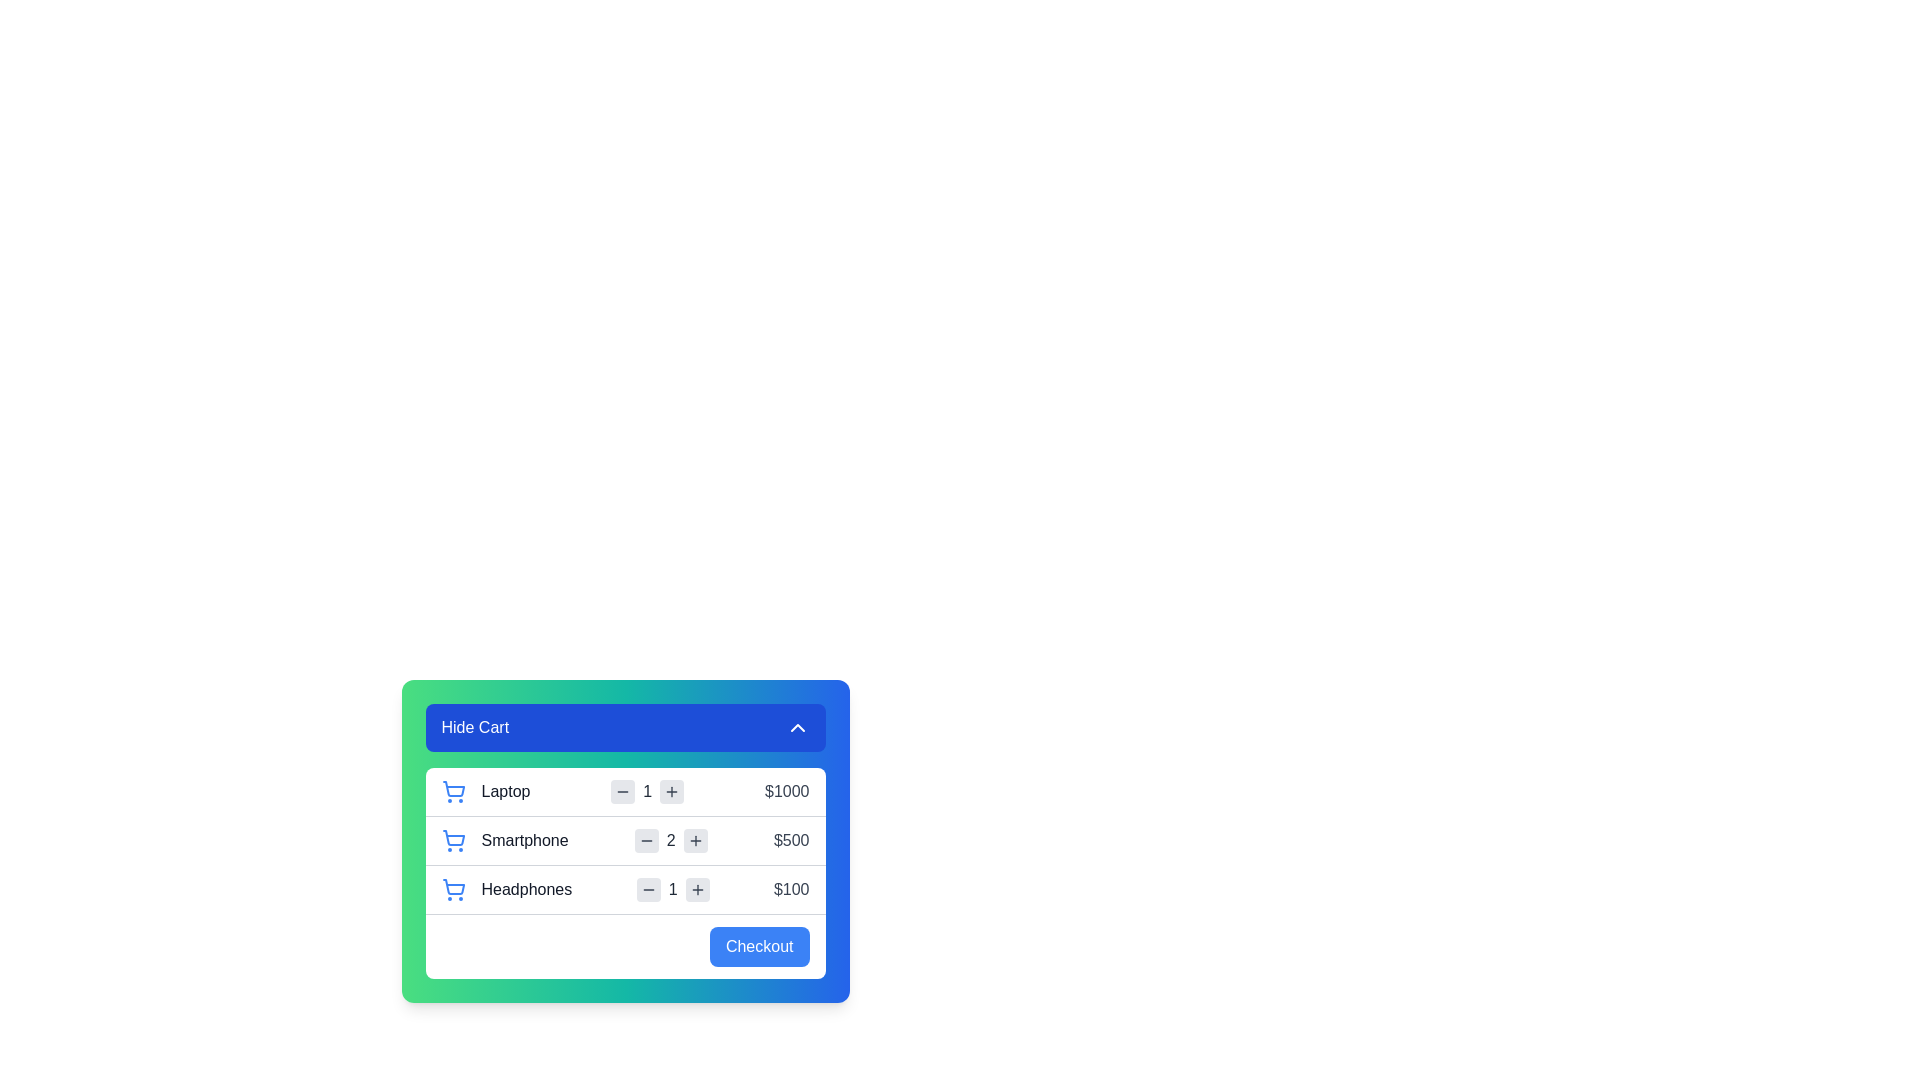 The image size is (1920, 1080). Describe the element at coordinates (673, 889) in the screenshot. I see `the quantity text element in the cart that indicates the number of items, located between the decrement and increment buttons in the 'Headphones' row` at that location.